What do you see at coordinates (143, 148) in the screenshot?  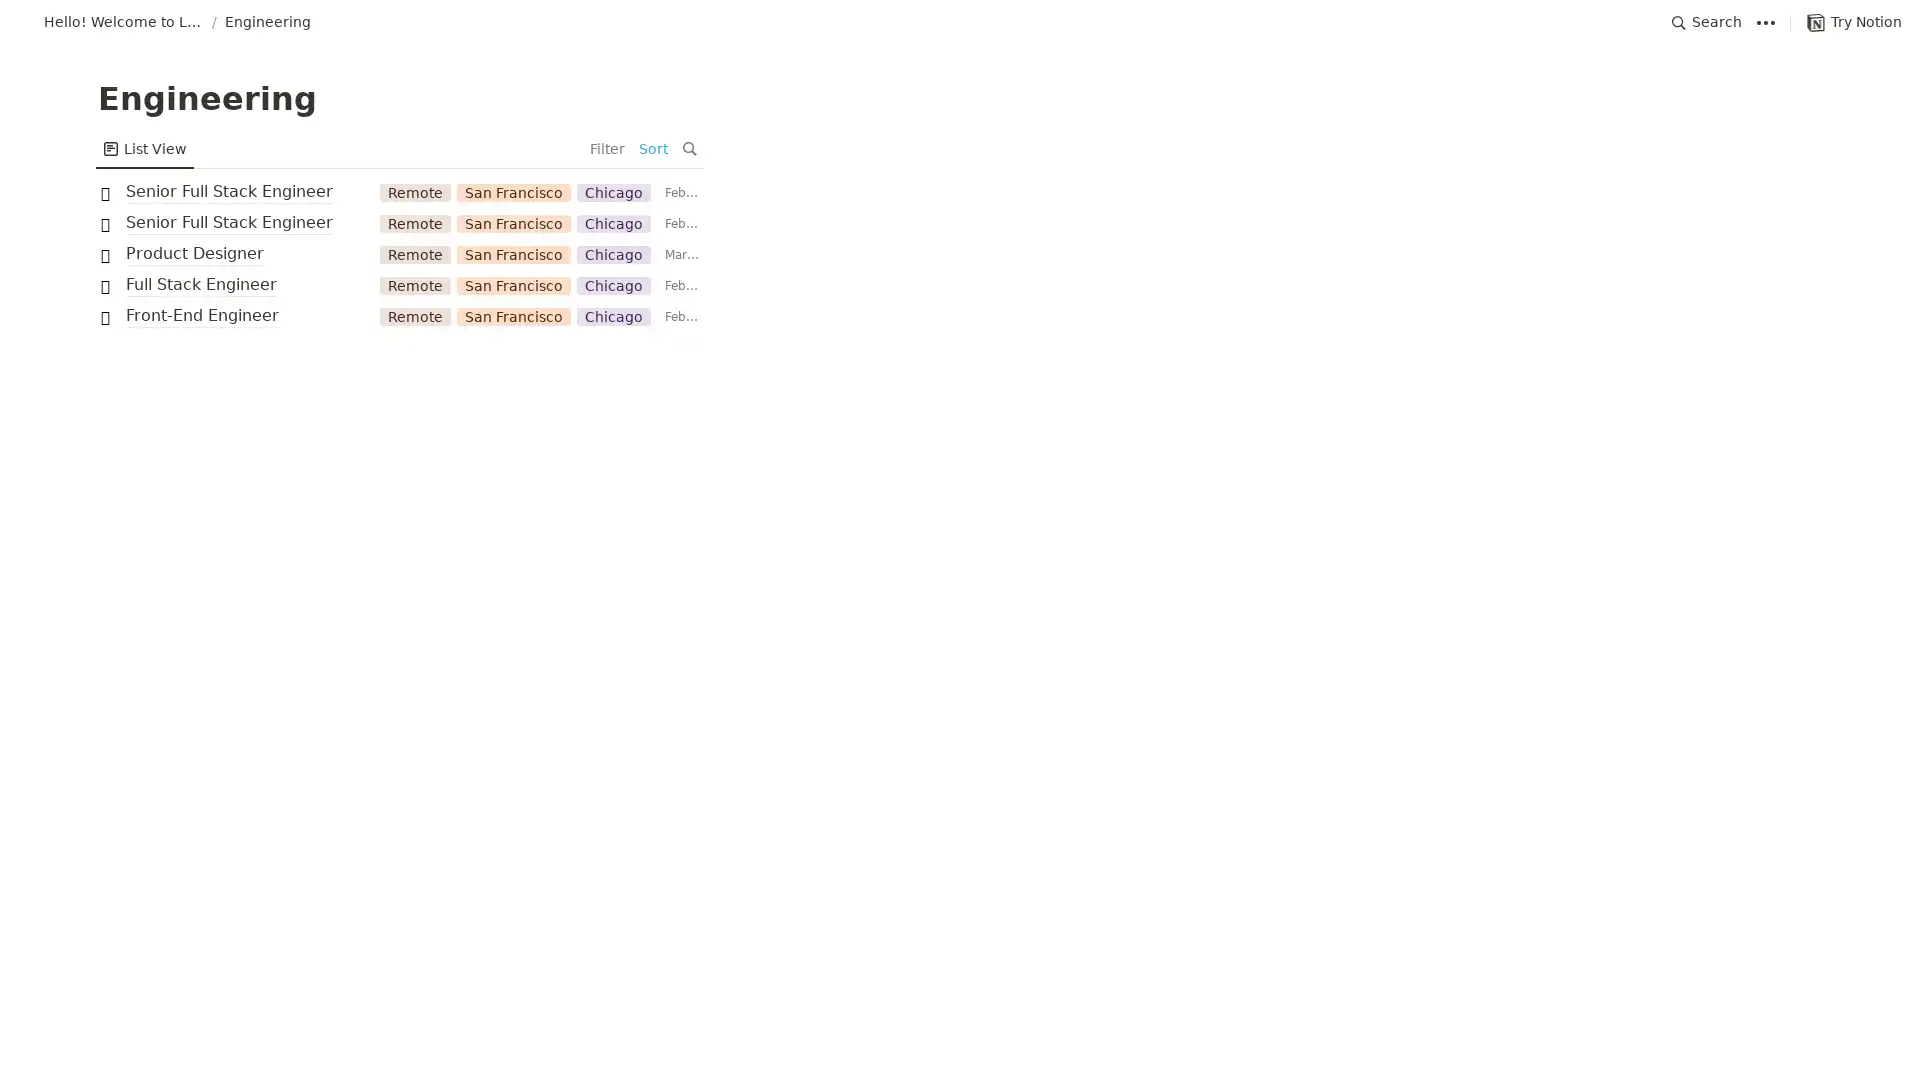 I see `List View` at bounding box center [143, 148].